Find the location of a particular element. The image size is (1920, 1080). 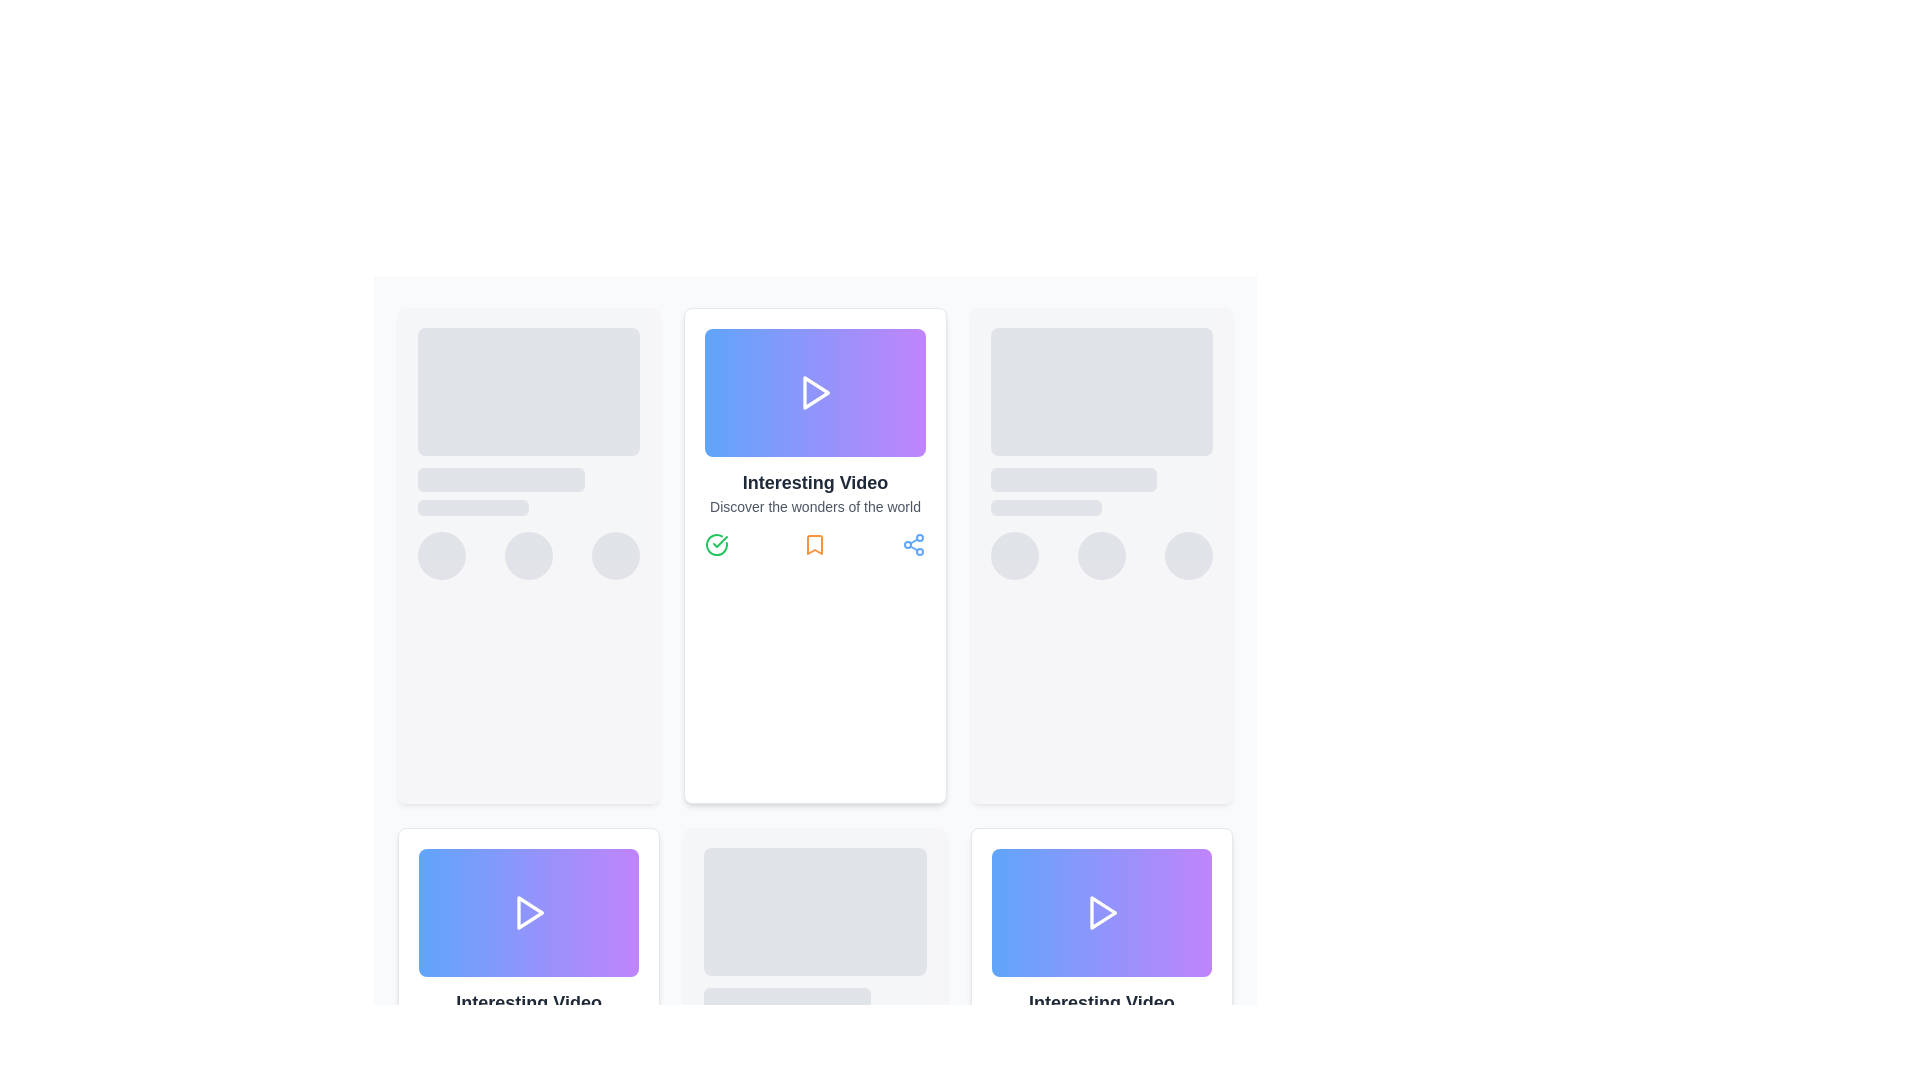

the bookmark icon, which is an orange-colored outline of a bookmark shape located below the title 'Interesting Video' and above the share icon, to bring up a tooltip with more information is located at coordinates (815, 544).